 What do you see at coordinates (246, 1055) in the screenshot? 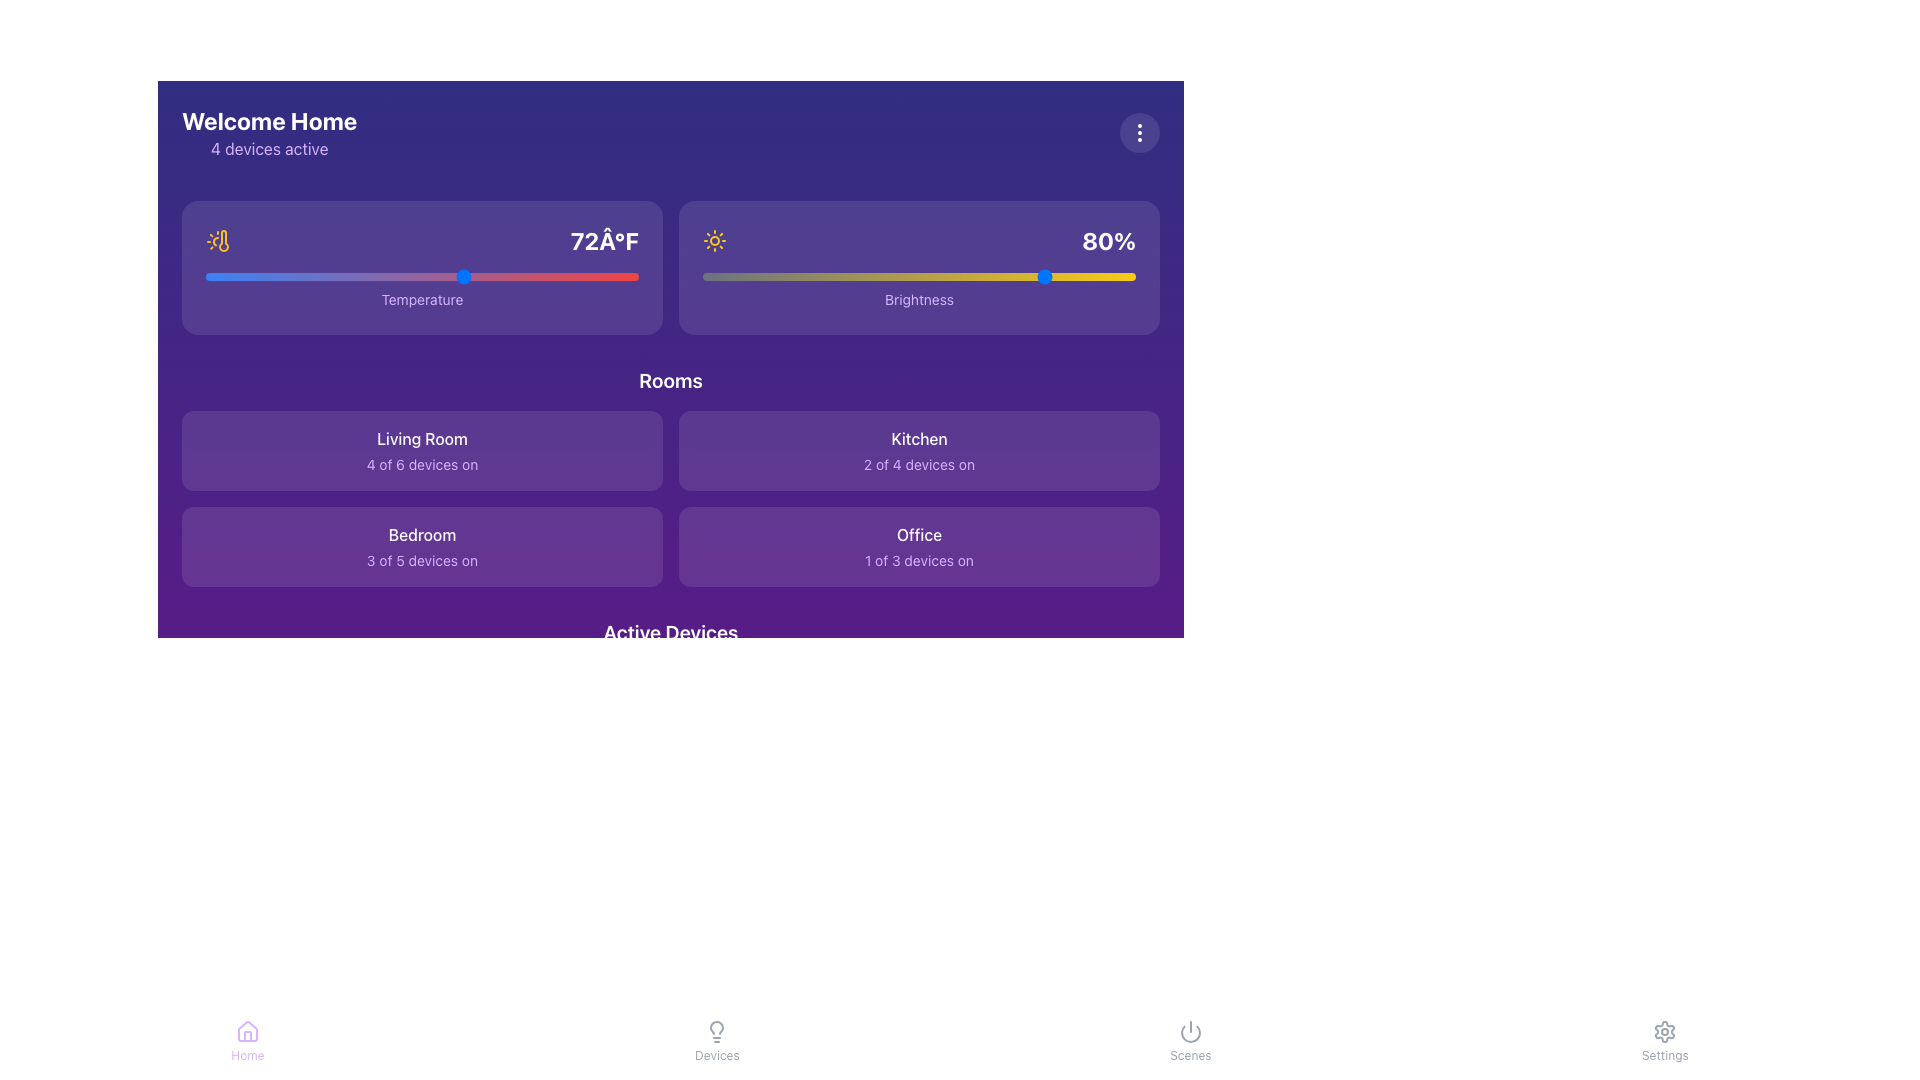
I see `text on the 'Home' label, which is a small light purple text located below the house icon in the grouped button` at bounding box center [246, 1055].